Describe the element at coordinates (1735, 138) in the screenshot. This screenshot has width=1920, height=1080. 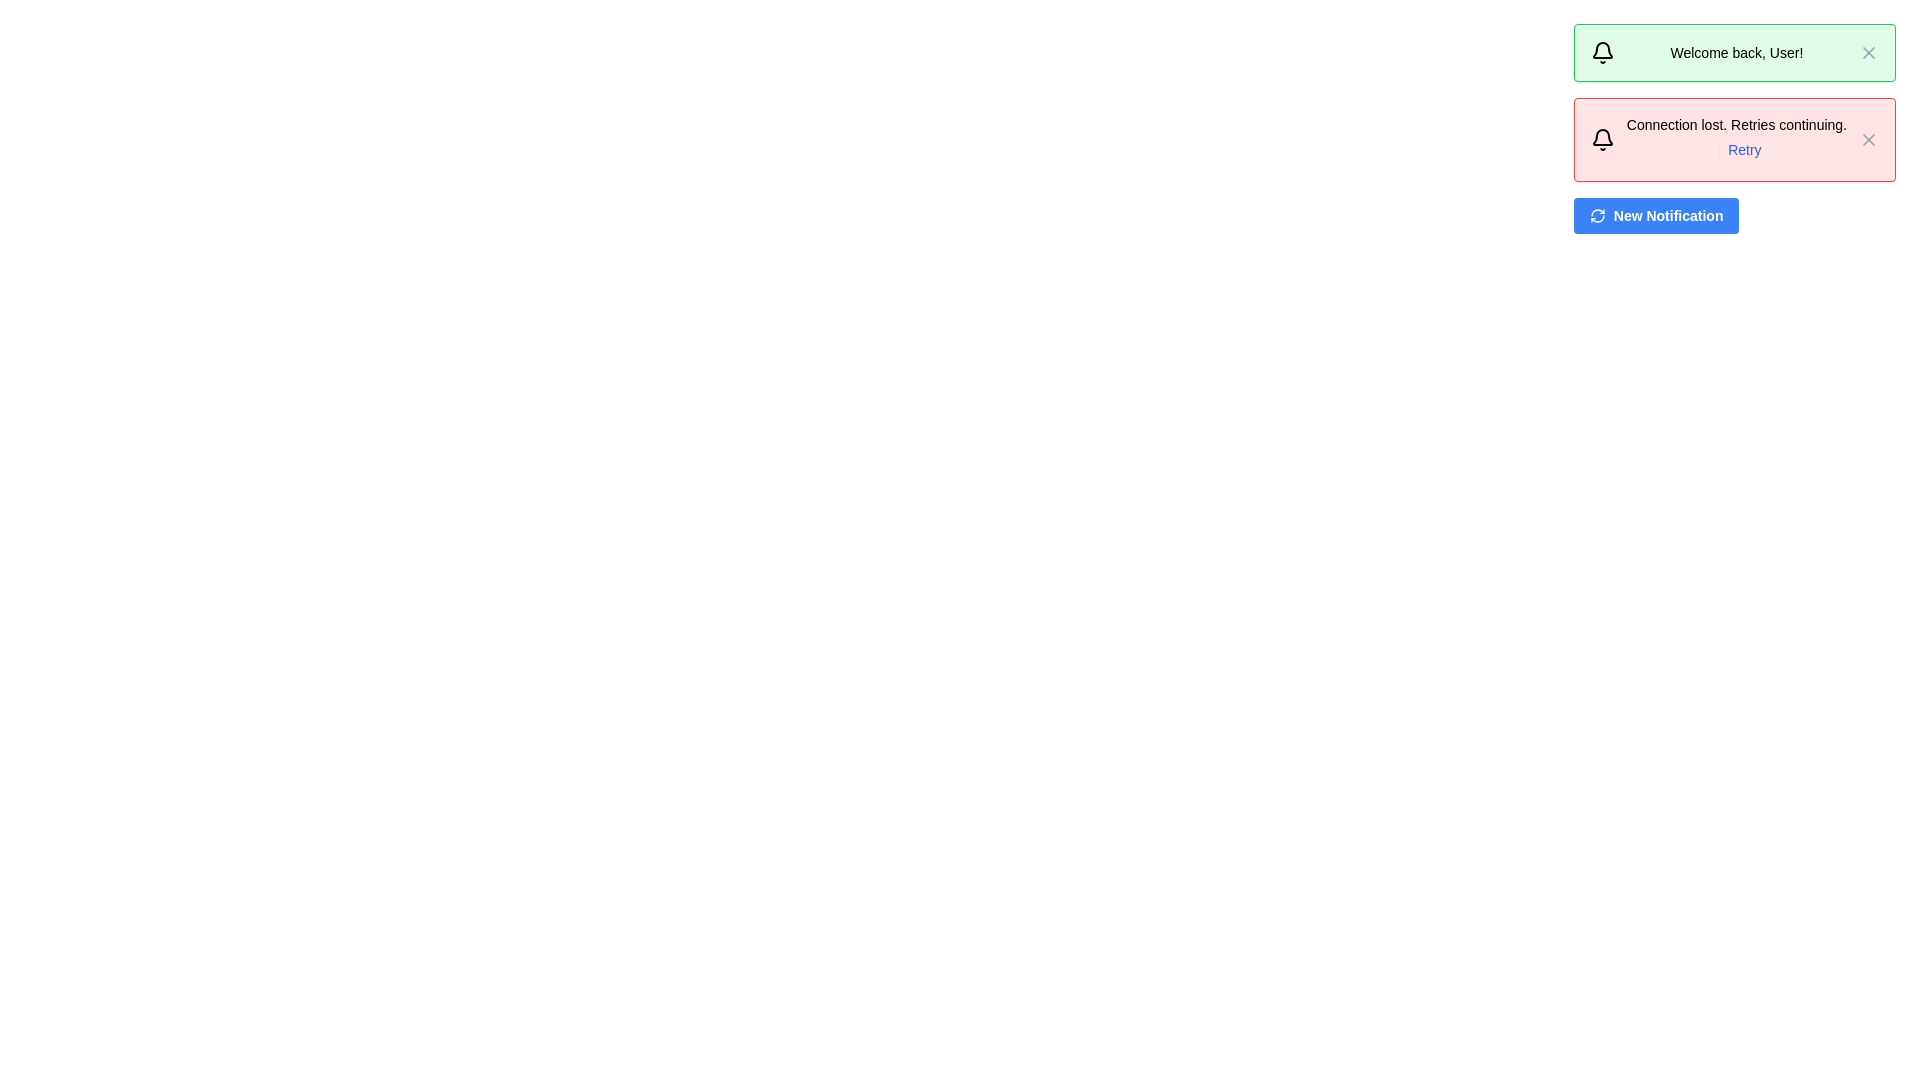
I see `the 'Retry' button in the notification that displays 'Connection lost. Retries continuing.' to observe its hover effects` at that location.